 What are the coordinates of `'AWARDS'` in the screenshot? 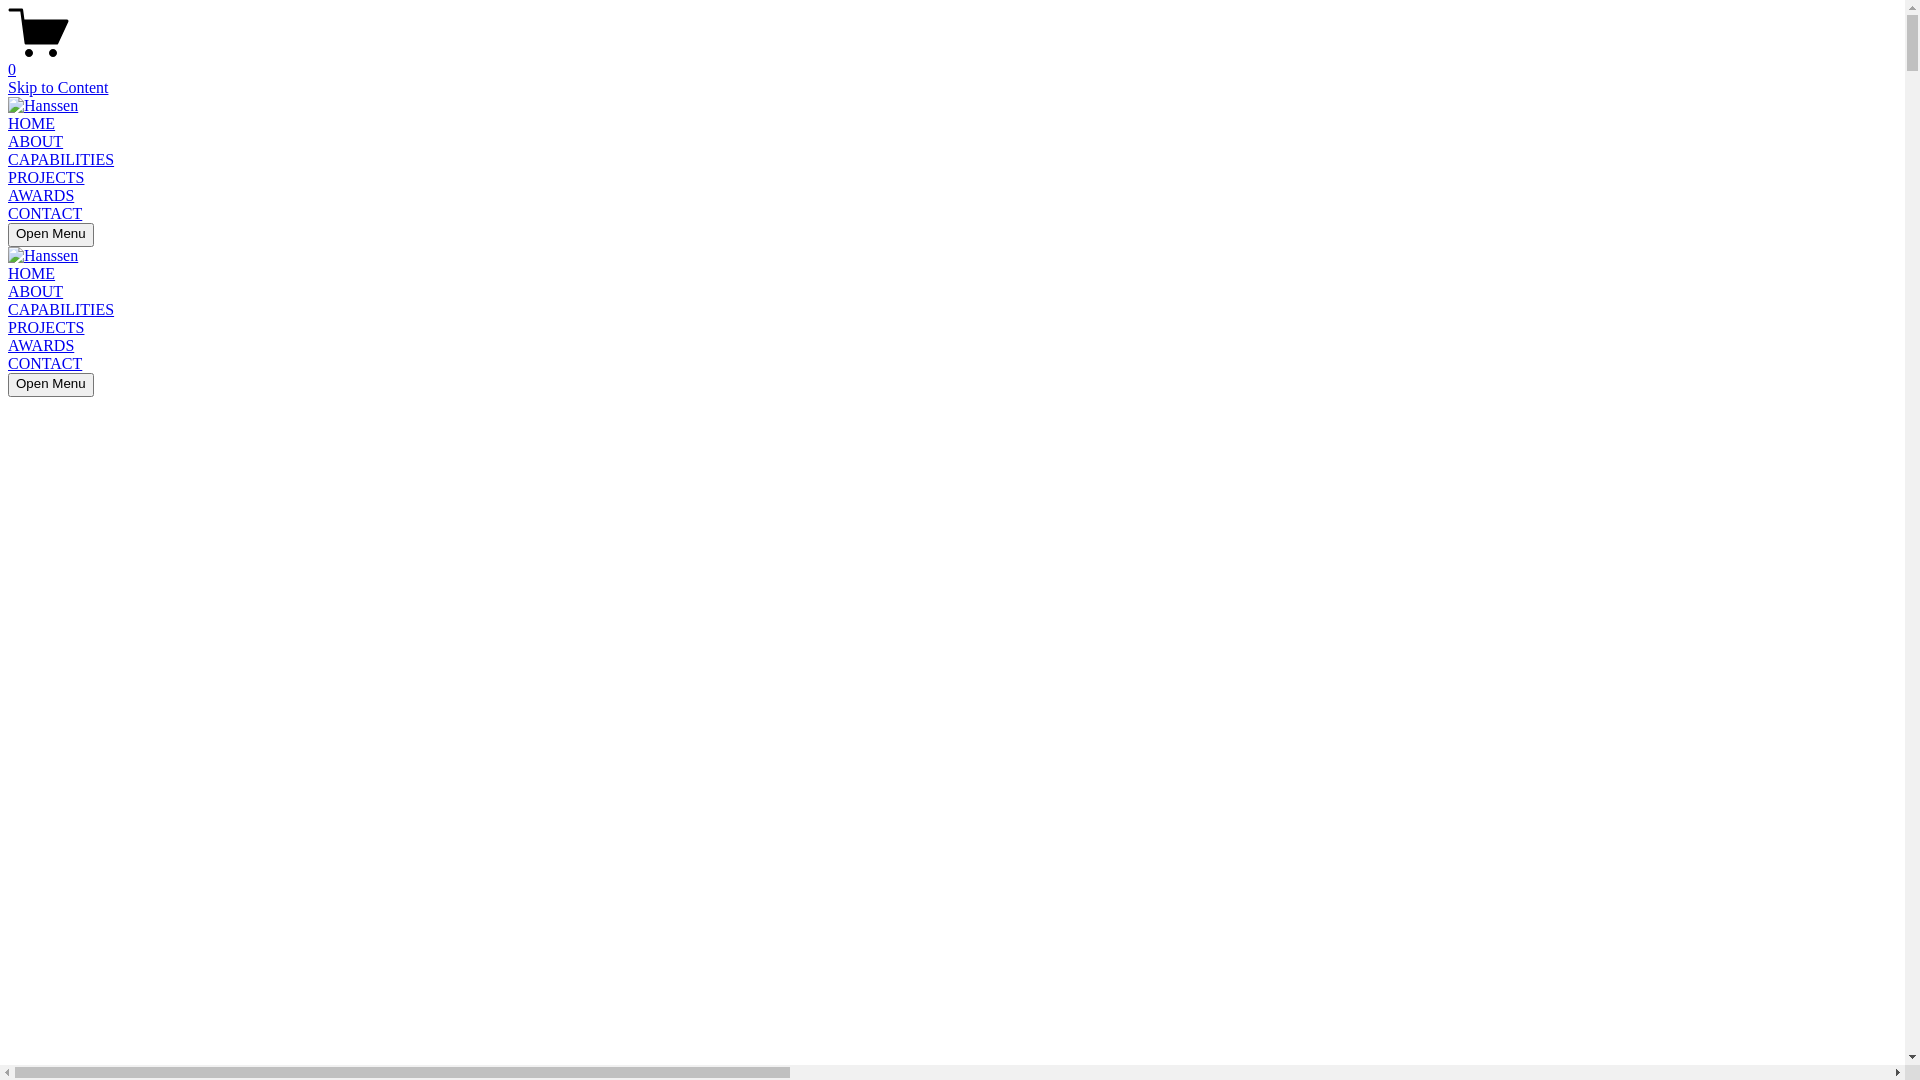 It's located at (41, 344).